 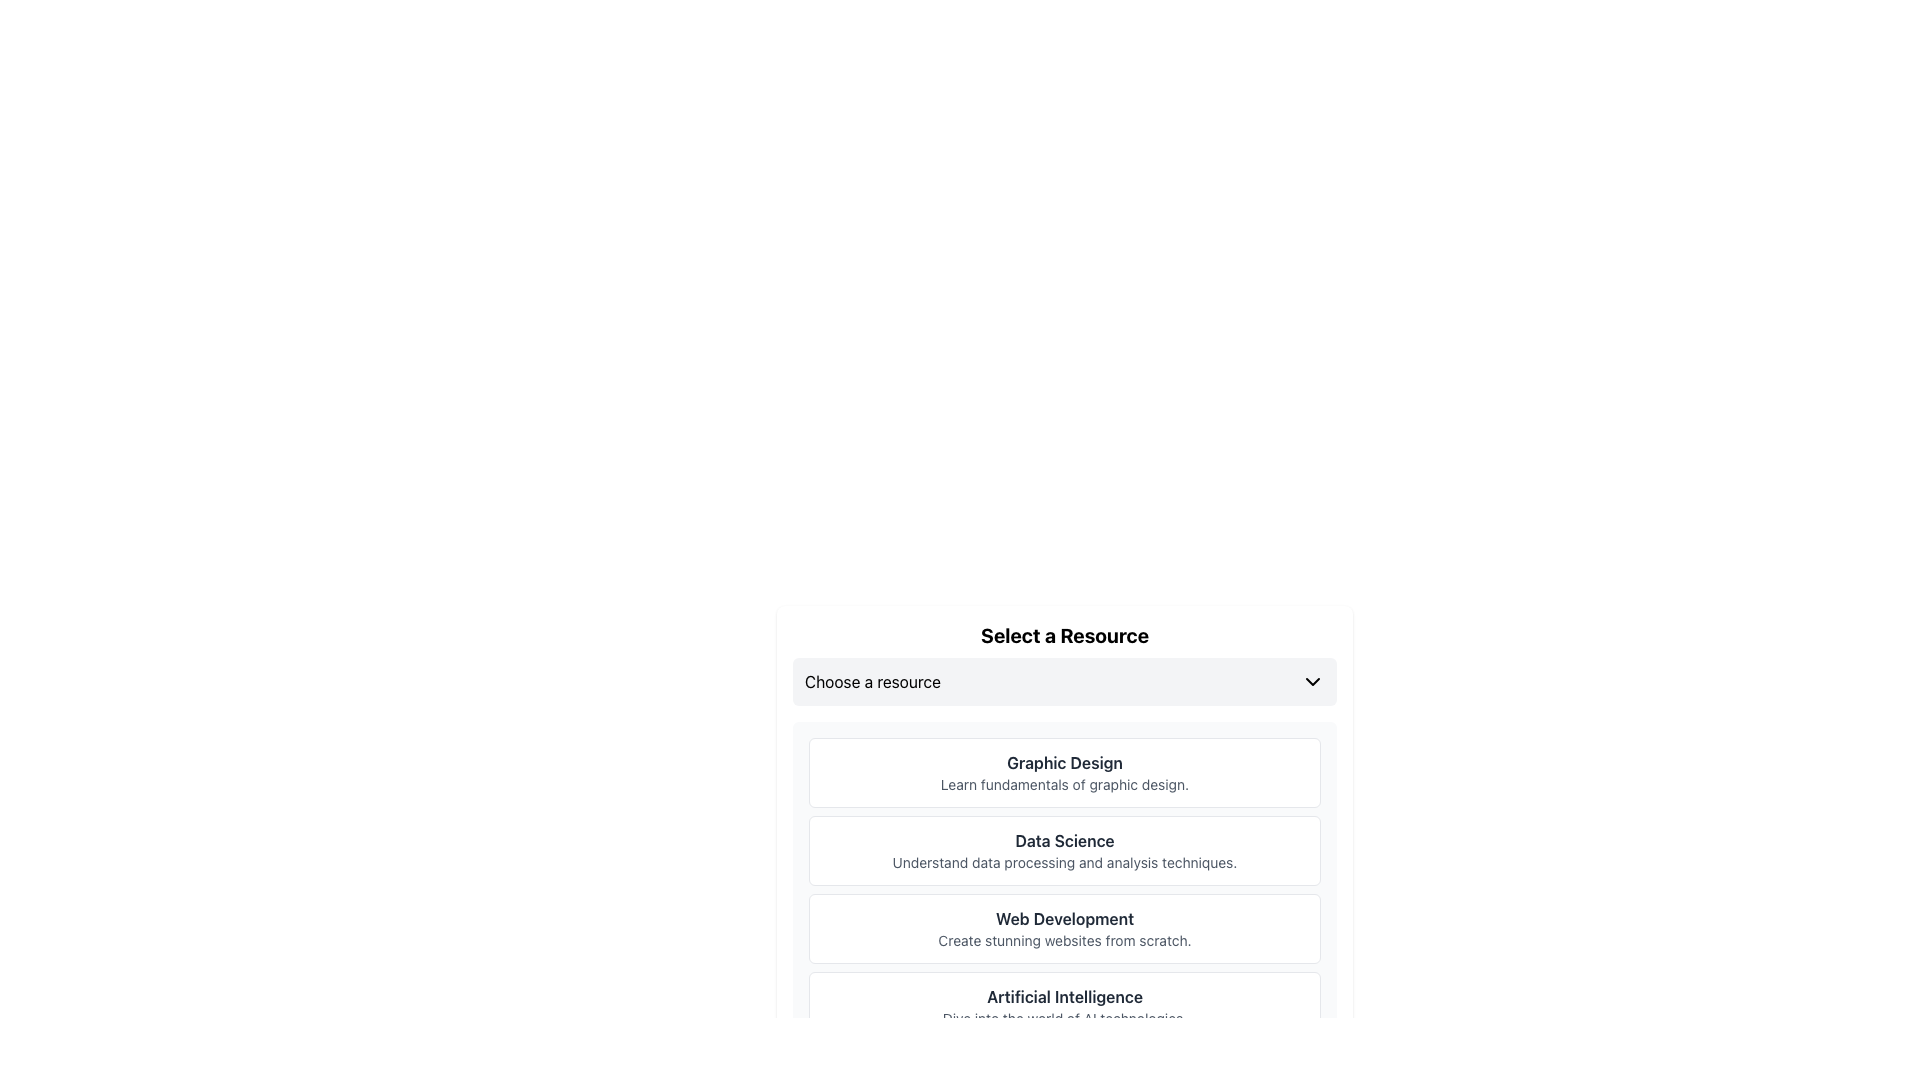 I want to click on text label indicating 'Web Development', which serves as a title or header for a resource in the 'Select a Resource' section, so click(x=1064, y=918).